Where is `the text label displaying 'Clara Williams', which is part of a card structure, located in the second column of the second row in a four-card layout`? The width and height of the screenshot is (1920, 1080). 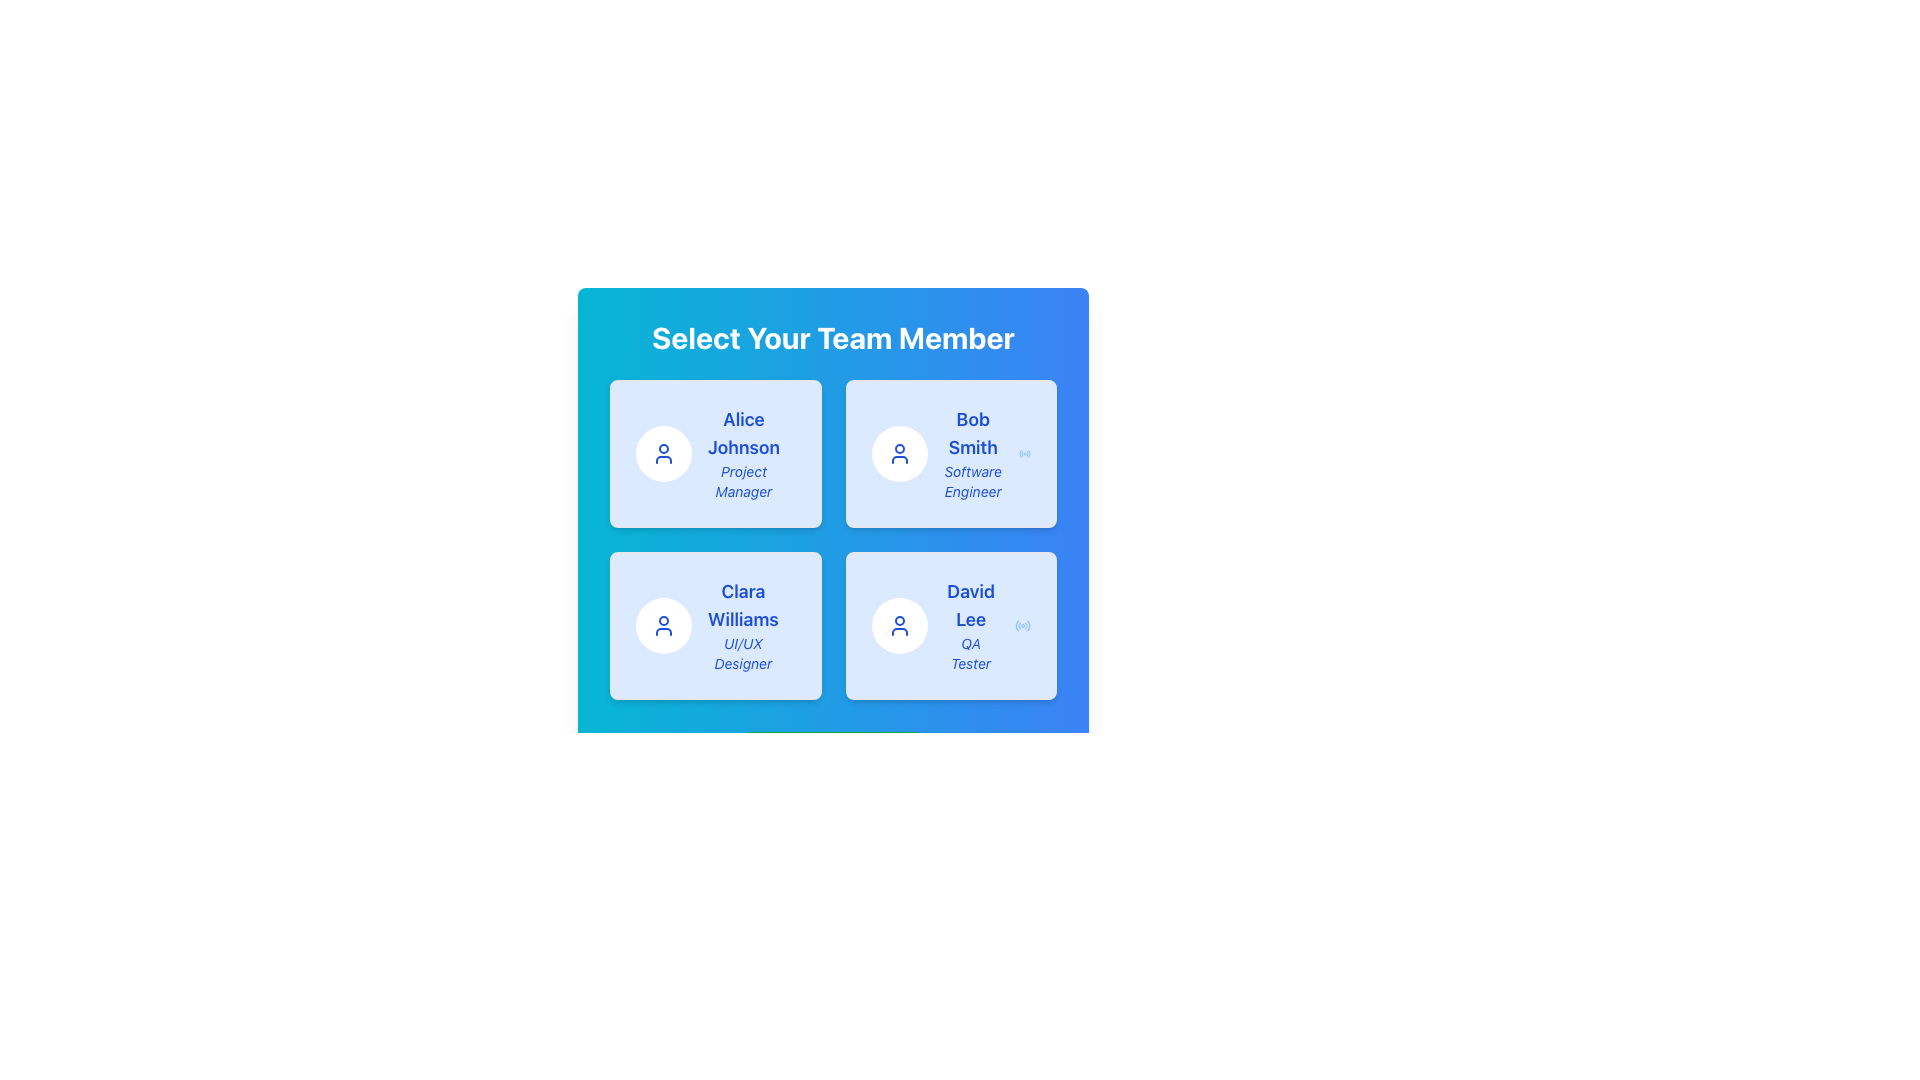 the text label displaying 'Clara Williams', which is part of a card structure, located in the second column of the second row in a four-card layout is located at coordinates (742, 604).